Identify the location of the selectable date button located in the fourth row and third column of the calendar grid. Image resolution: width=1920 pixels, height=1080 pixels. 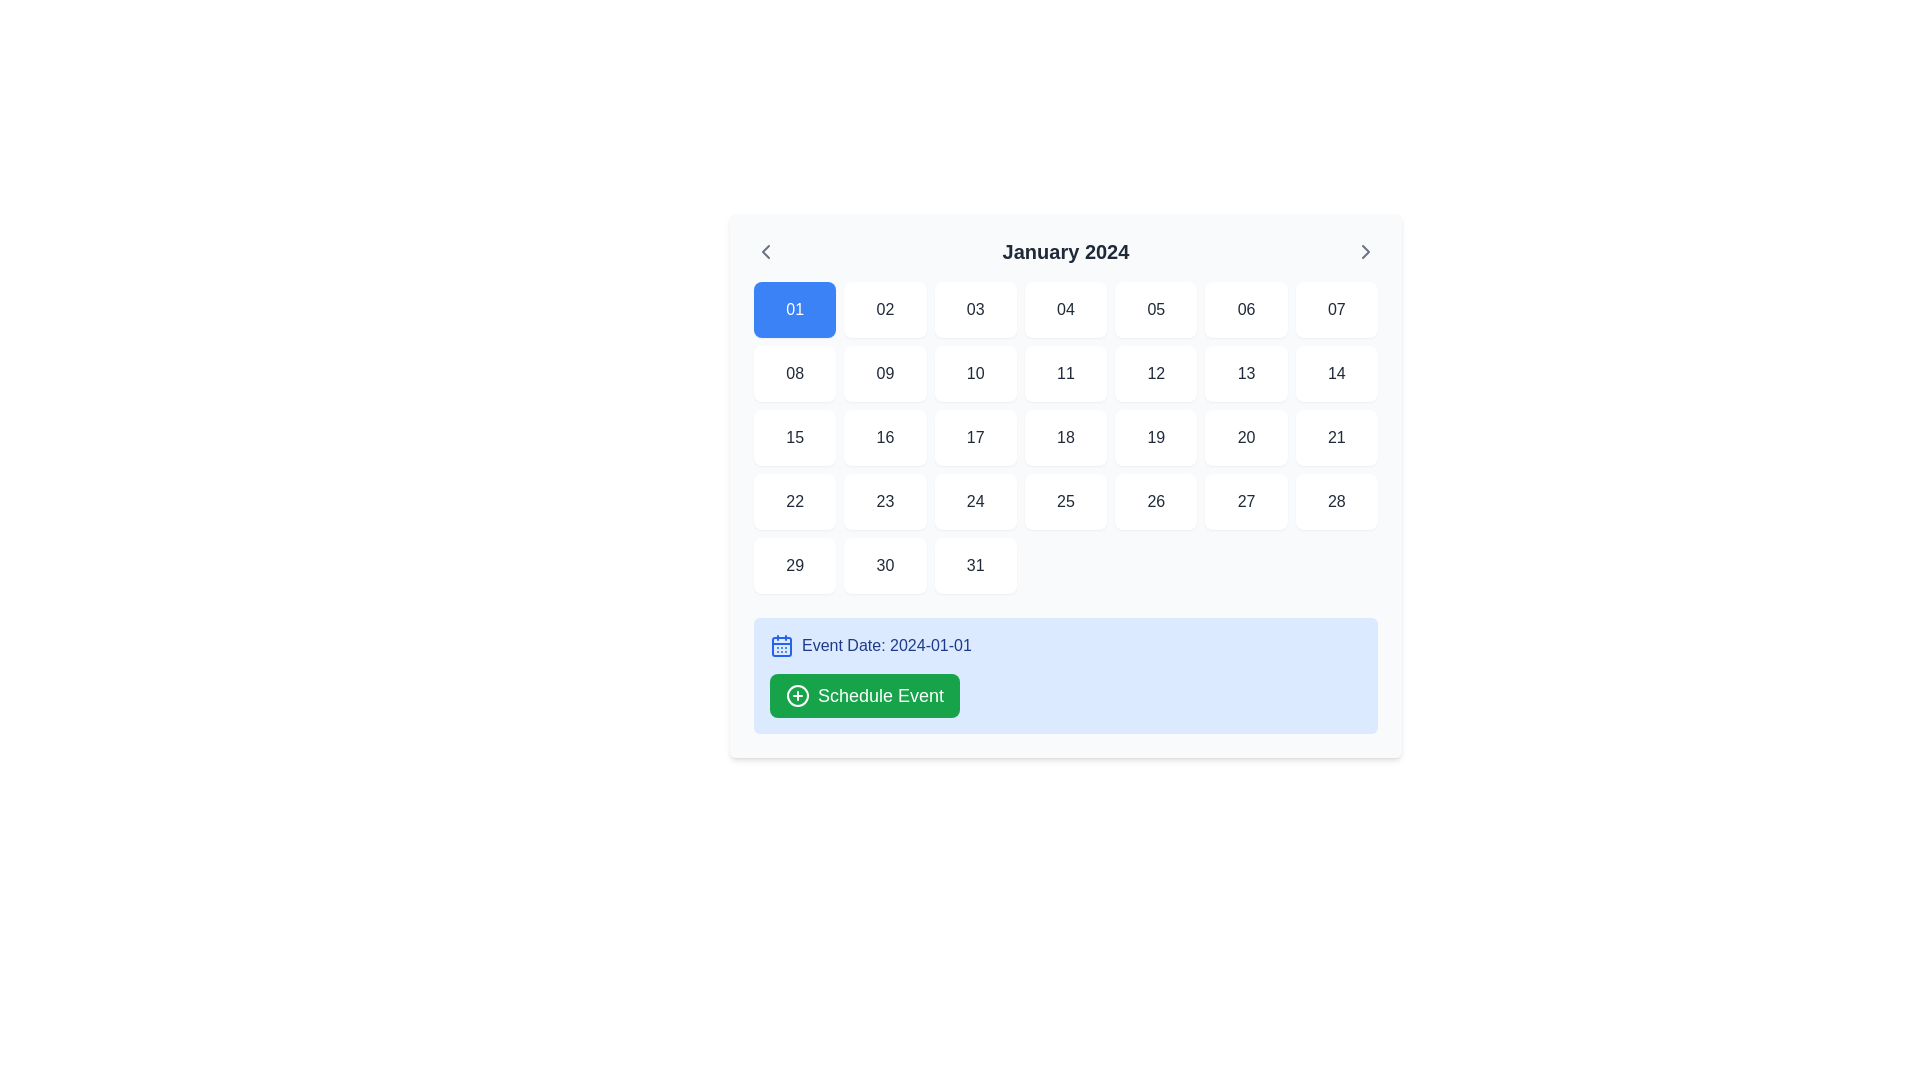
(975, 437).